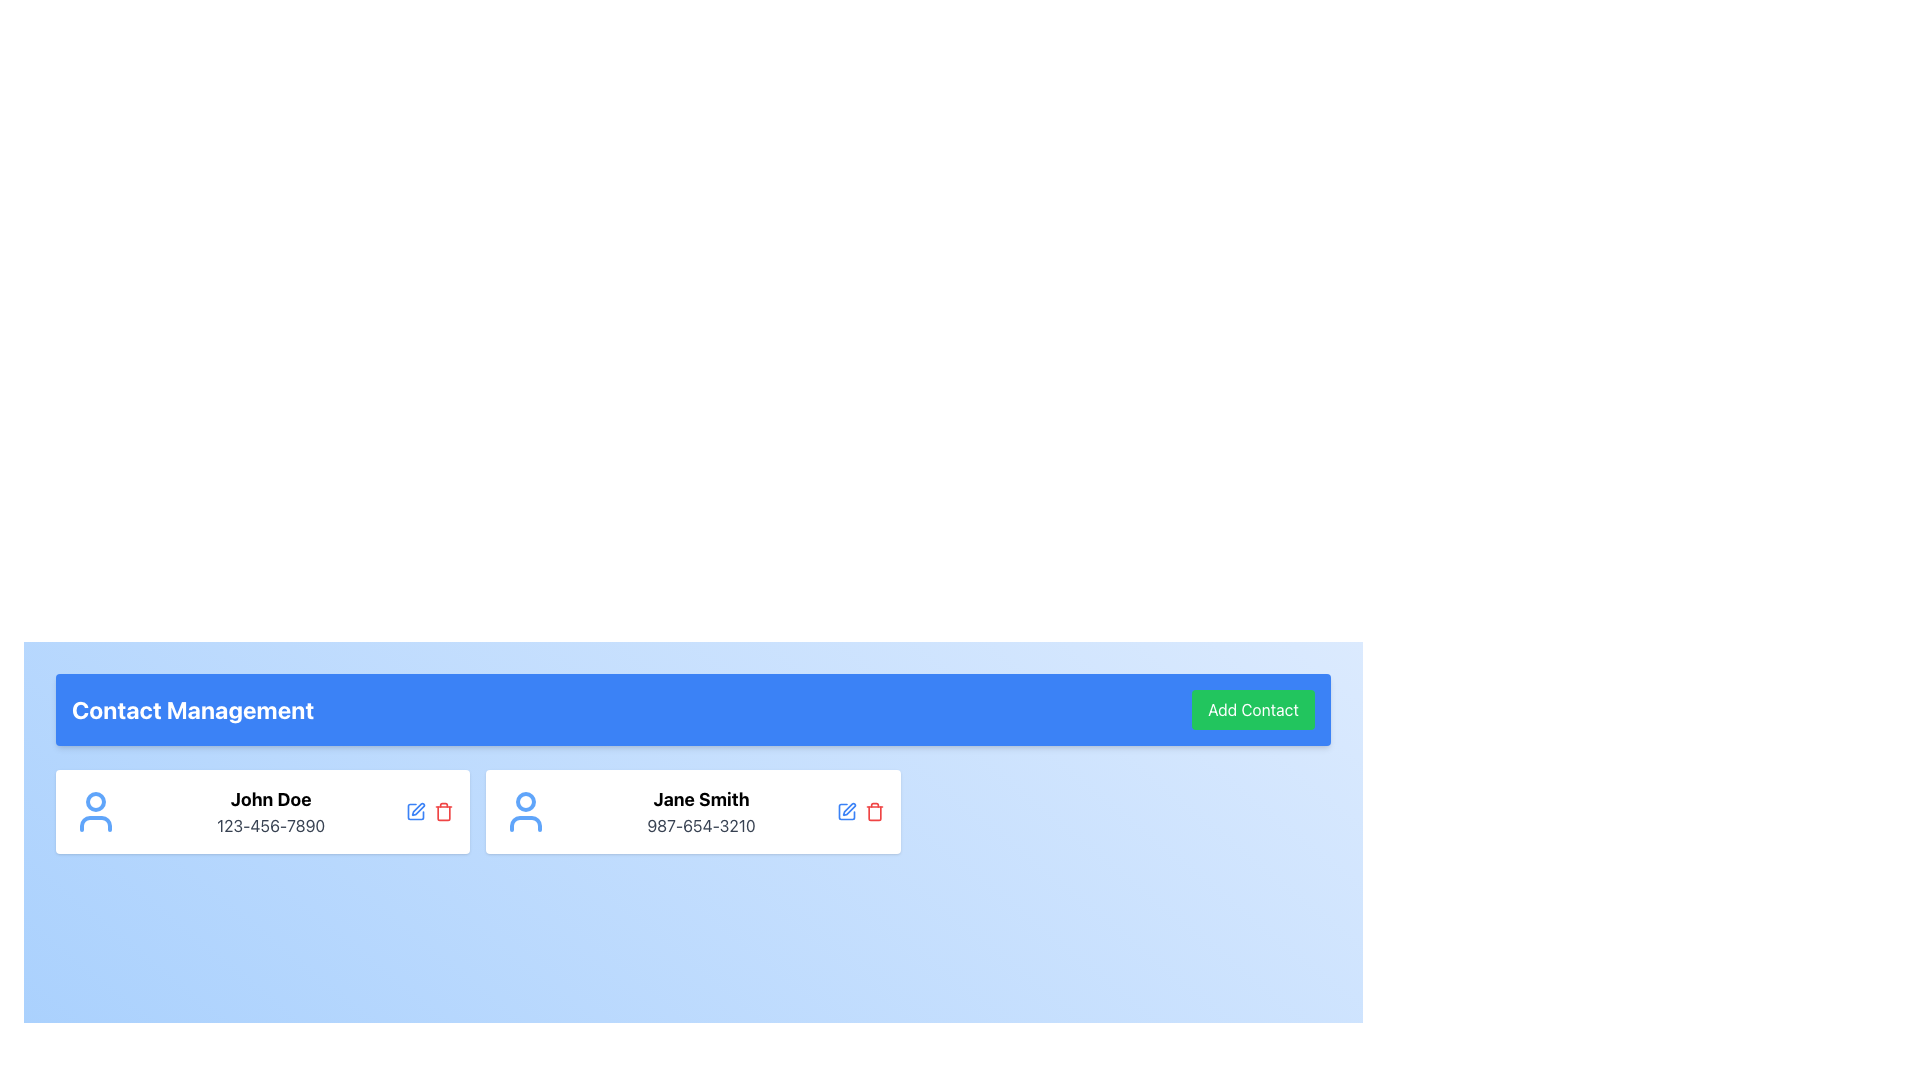 The image size is (1920, 1080). Describe the element at coordinates (95, 801) in the screenshot. I see `the SVG Circle icon representing the user avatar for 'John Doe', located in the top-left area of the contact details card` at that location.